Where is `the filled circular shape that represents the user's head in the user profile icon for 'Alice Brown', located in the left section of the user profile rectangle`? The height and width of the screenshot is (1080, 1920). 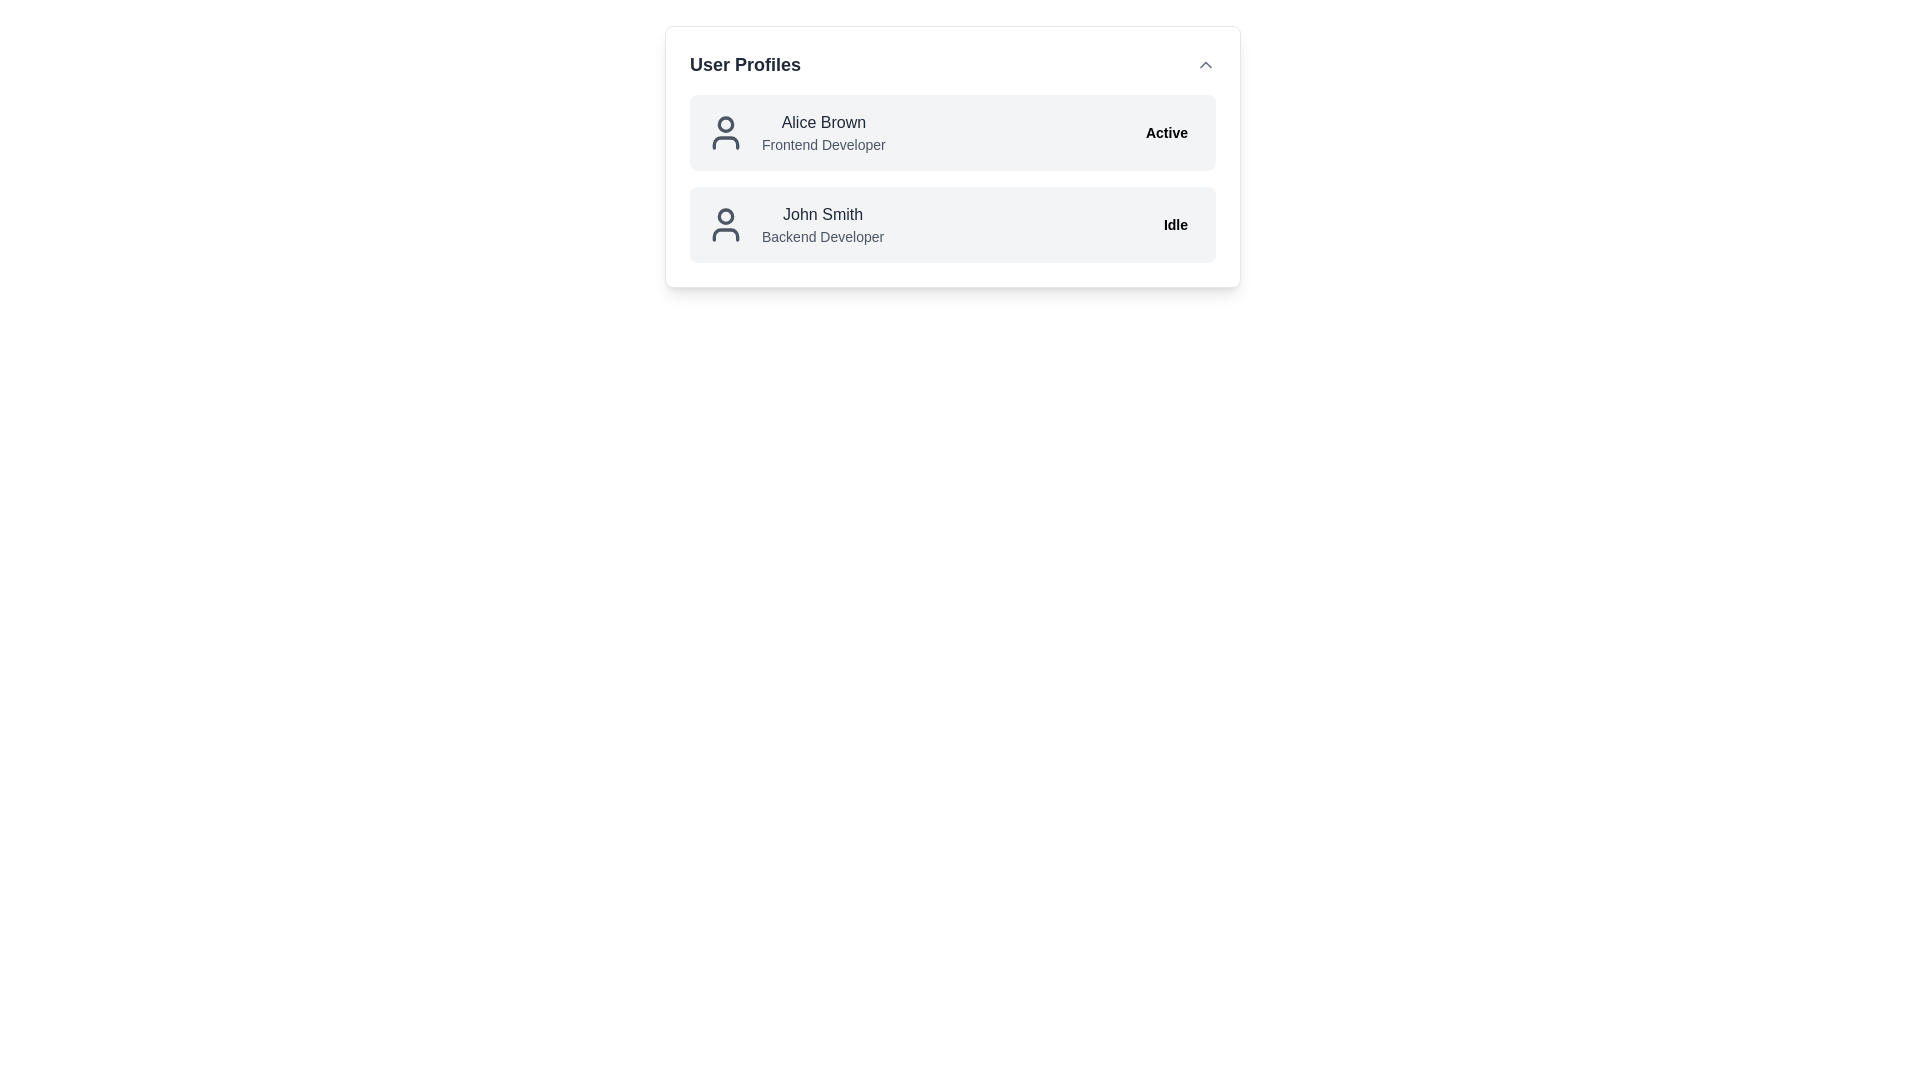 the filled circular shape that represents the user's head in the user profile icon for 'Alice Brown', located in the left section of the user profile rectangle is located at coordinates (724, 123).